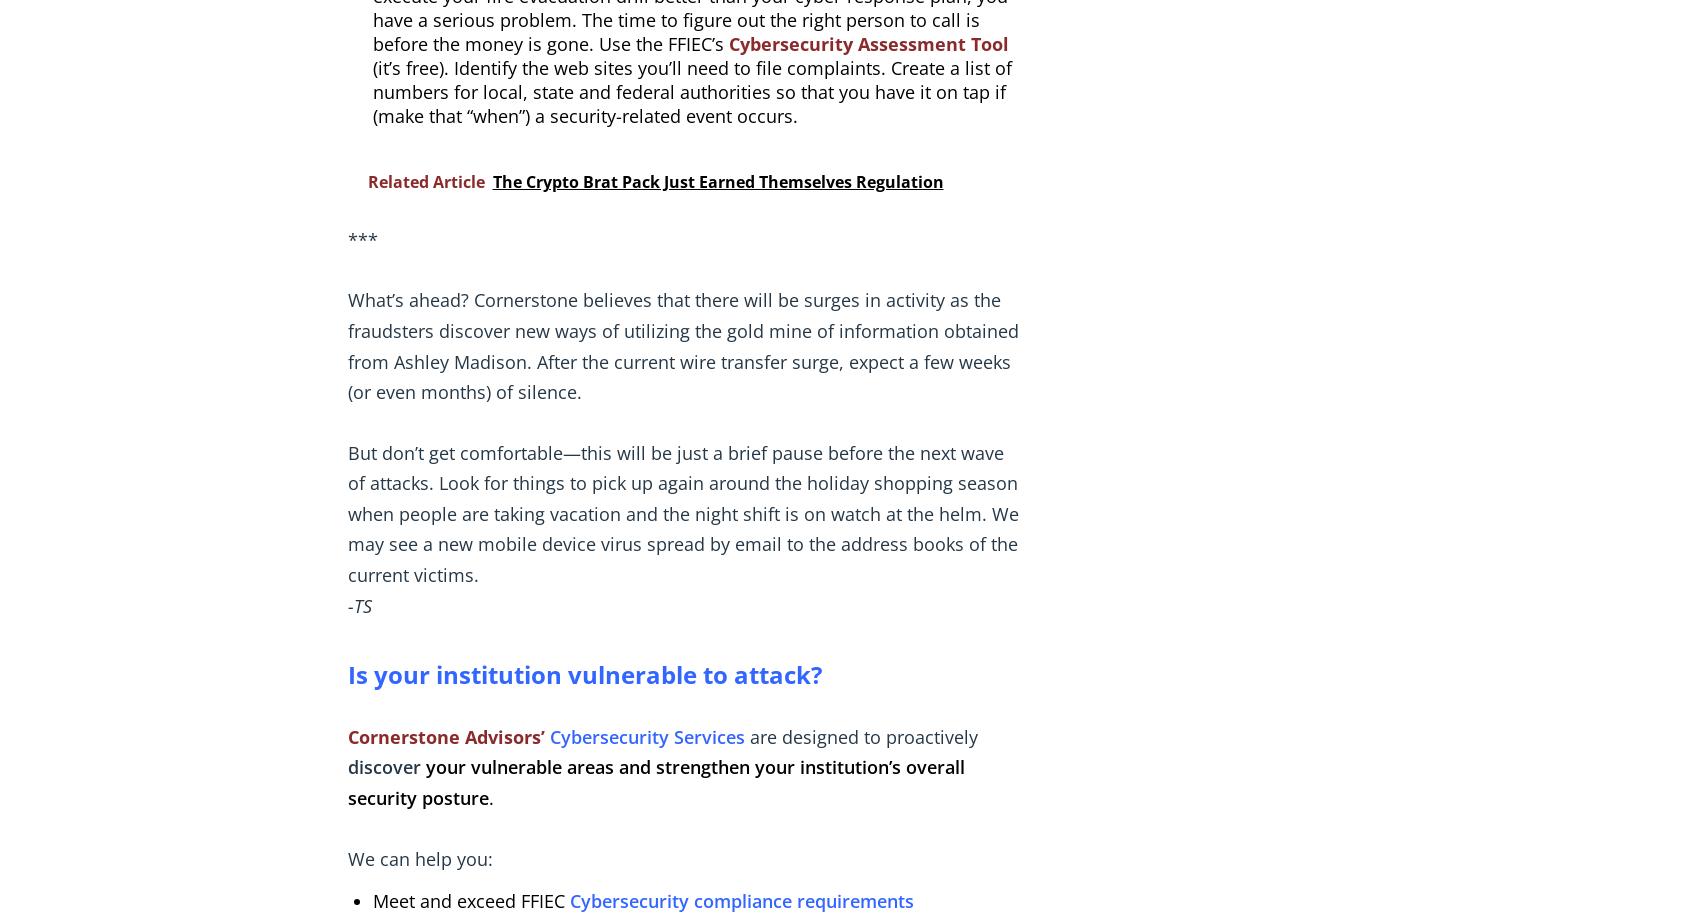 Image resolution: width=1695 pixels, height=919 pixels. I want to click on 'What’s ahead? Cornerstone believes that there will be surges in activity as the fraudsters discover new ways of utilizing the gold mine of information obtained from Ashley Madison. After the current wire transfer surge, expect a few weeks (or even months) of silence.', so click(682, 345).